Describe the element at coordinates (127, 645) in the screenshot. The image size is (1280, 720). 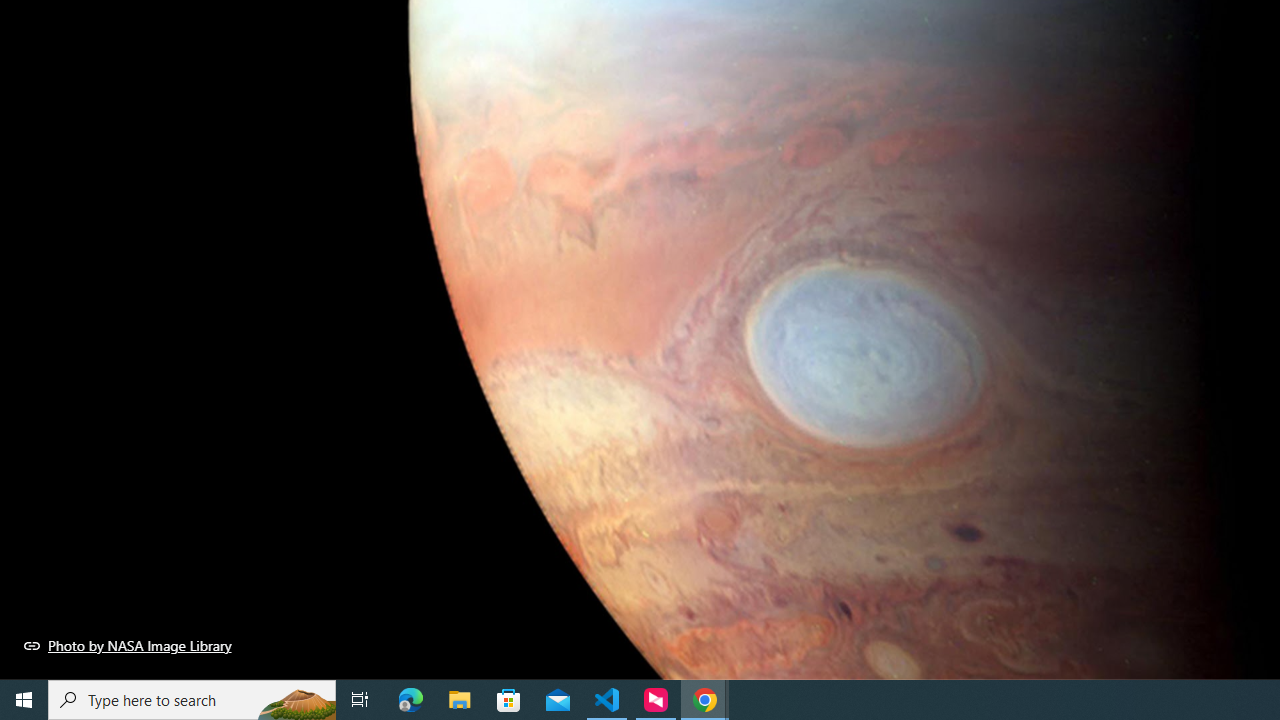
I see `'Photo by NASA Image Library'` at that location.